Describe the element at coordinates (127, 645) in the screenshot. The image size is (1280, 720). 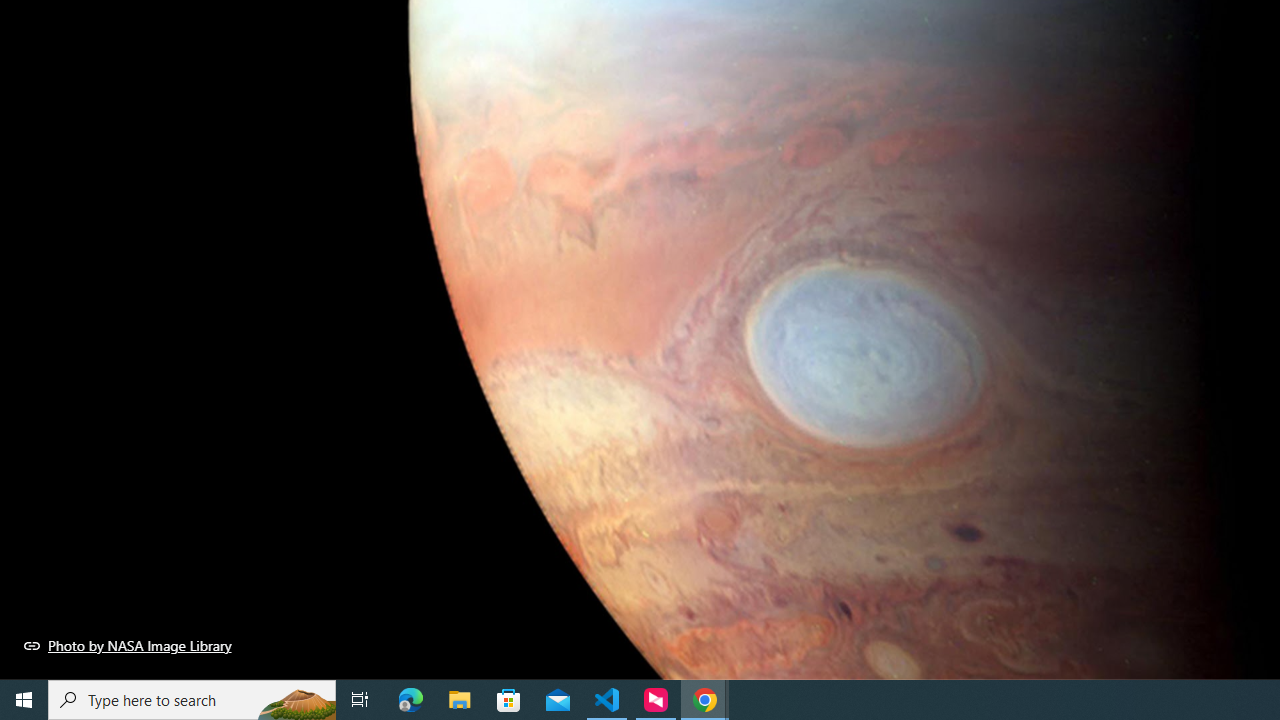
I see `'Photo by NASA Image Library'` at that location.